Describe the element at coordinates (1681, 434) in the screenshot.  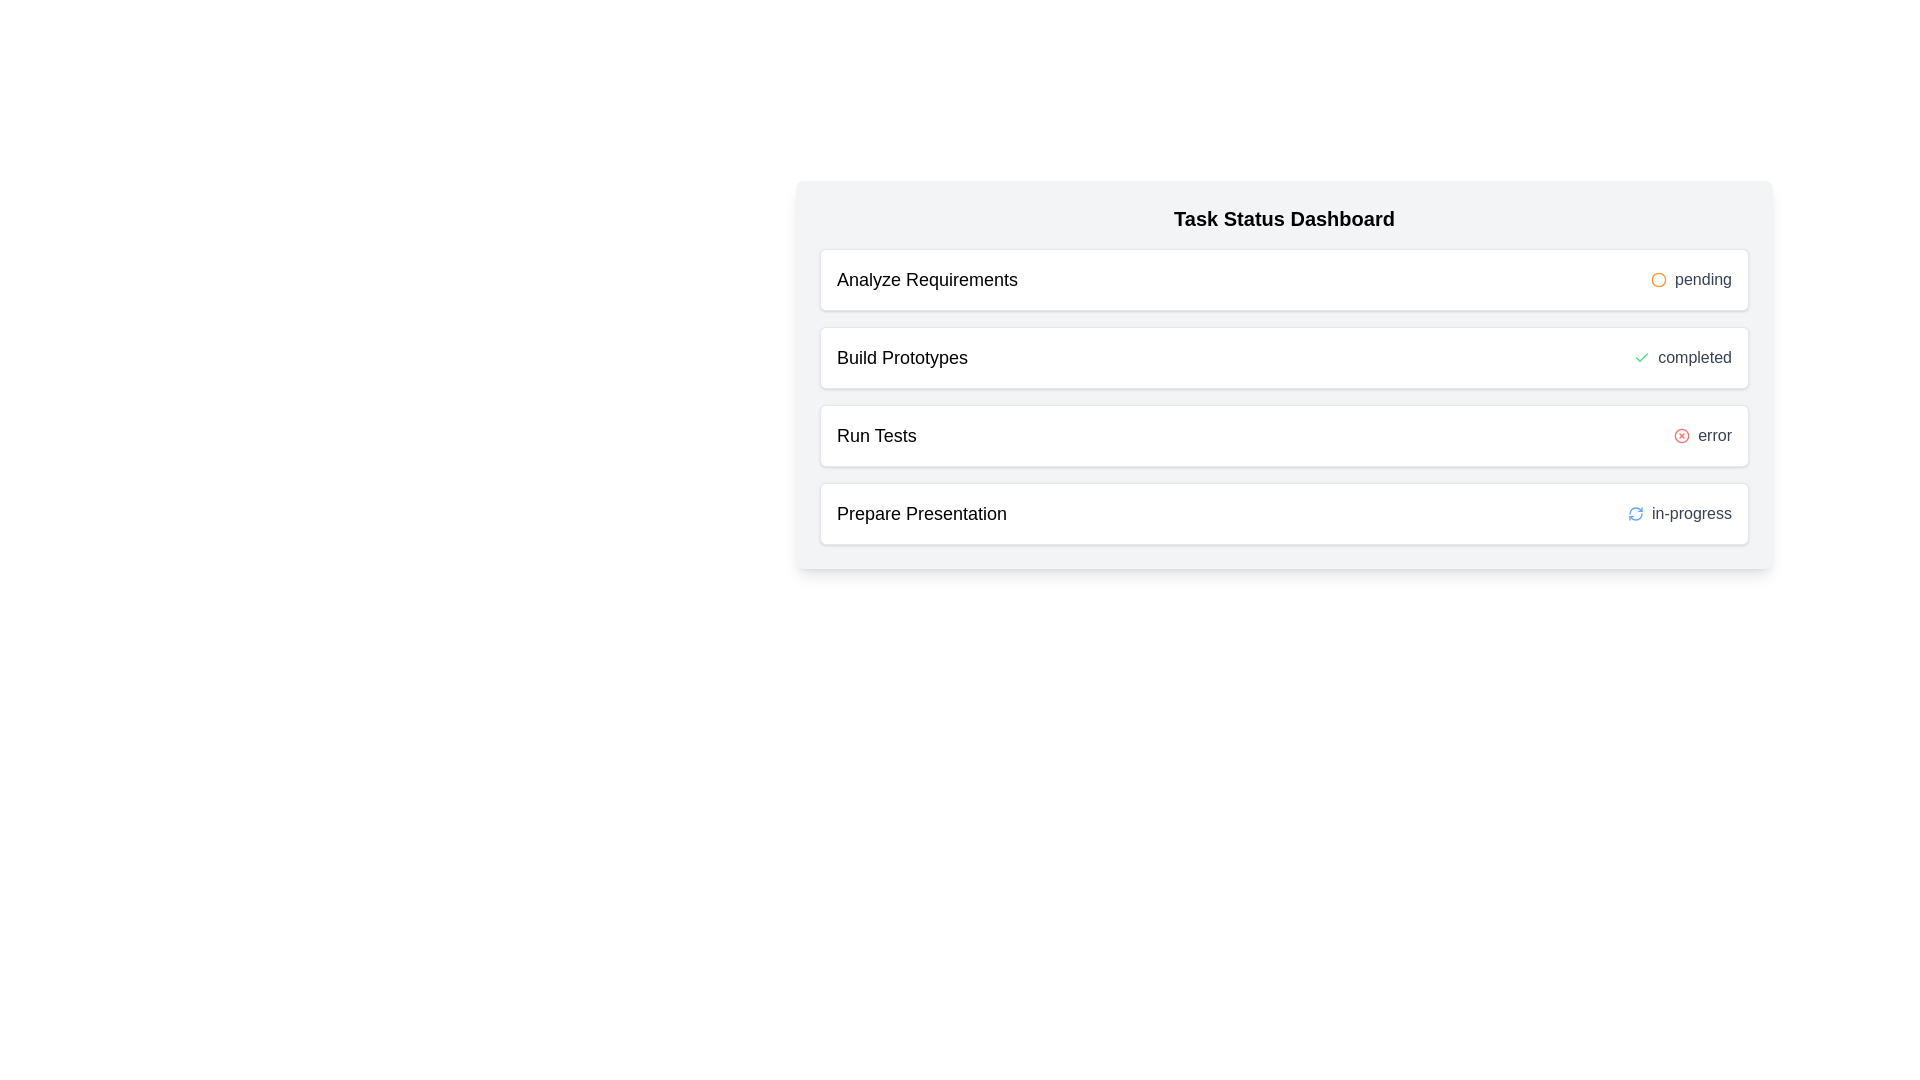
I see `the circular part of the error icon associated with the 'Run Tests' task, which visually represents an error or failed status` at that location.